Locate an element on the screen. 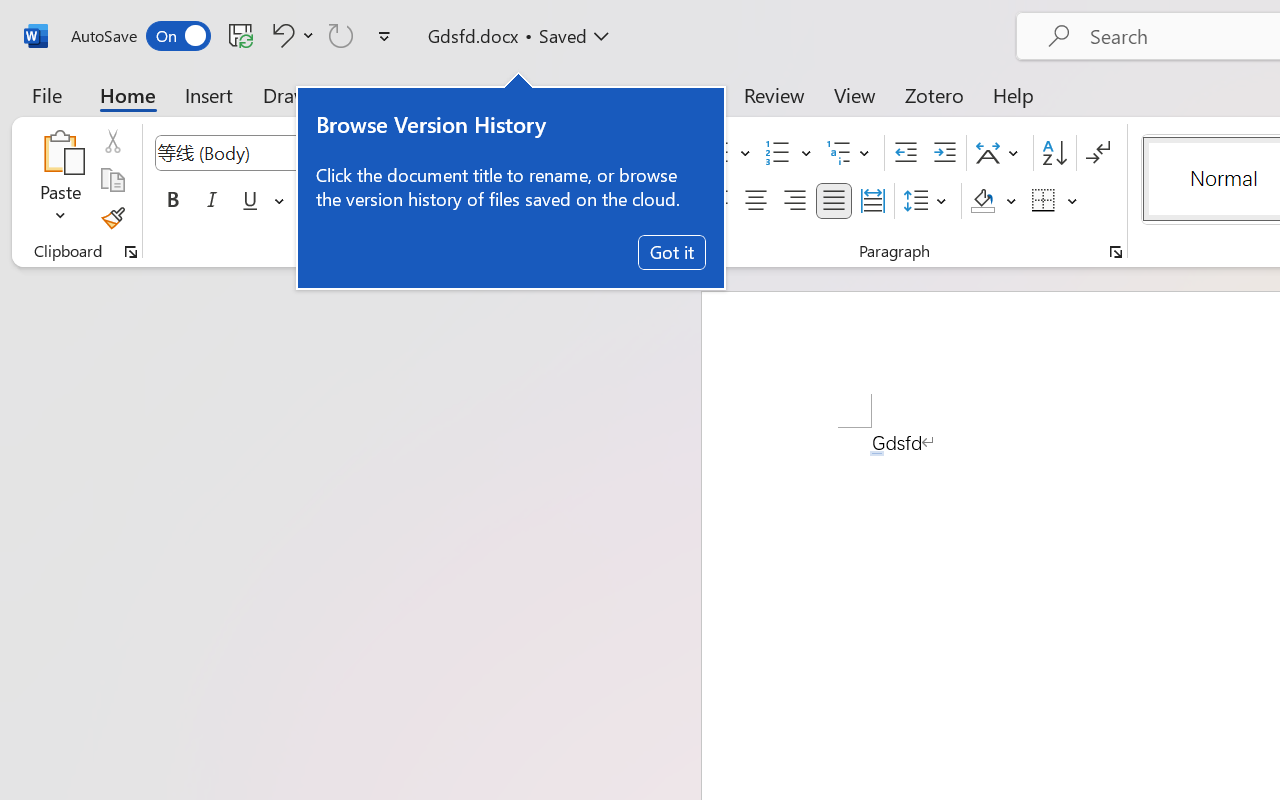  'Decrease Indent' is located at coordinates (905, 153).